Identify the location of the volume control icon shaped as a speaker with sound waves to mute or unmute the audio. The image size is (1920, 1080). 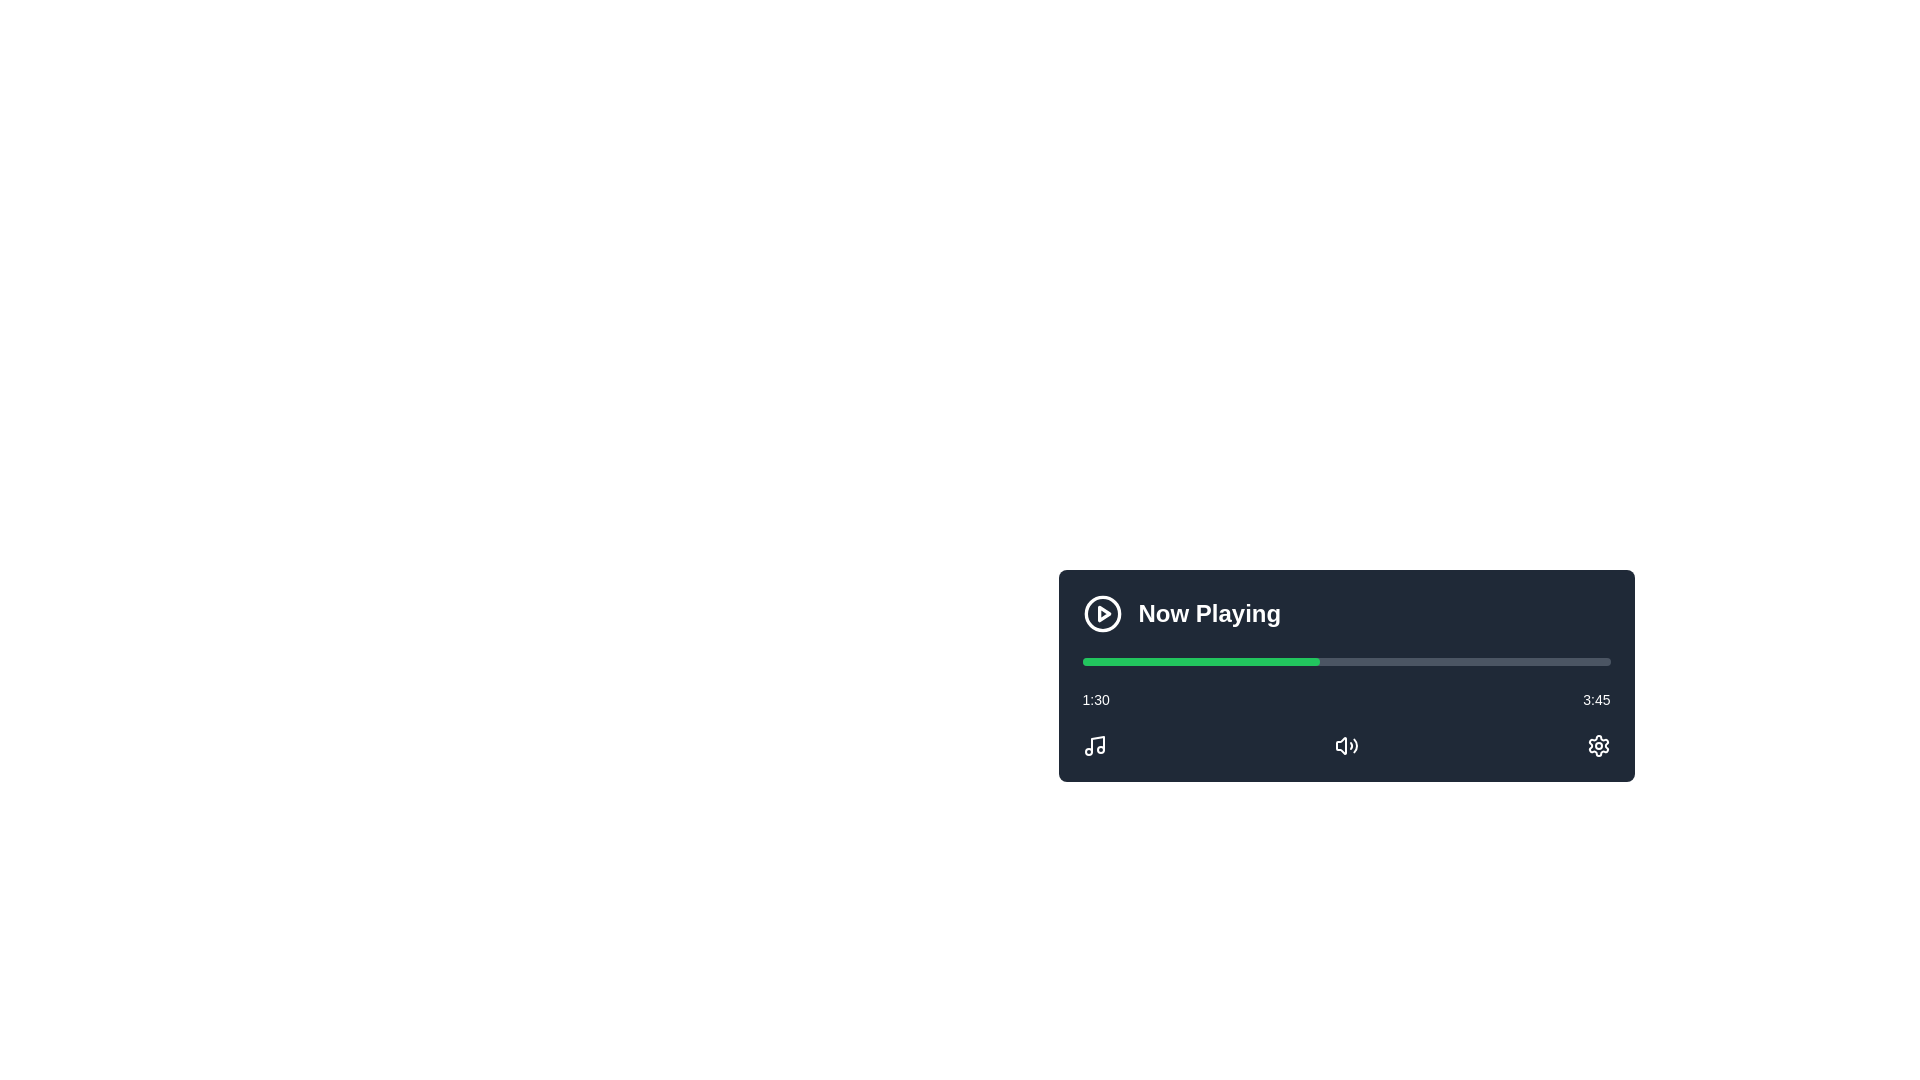
(1346, 745).